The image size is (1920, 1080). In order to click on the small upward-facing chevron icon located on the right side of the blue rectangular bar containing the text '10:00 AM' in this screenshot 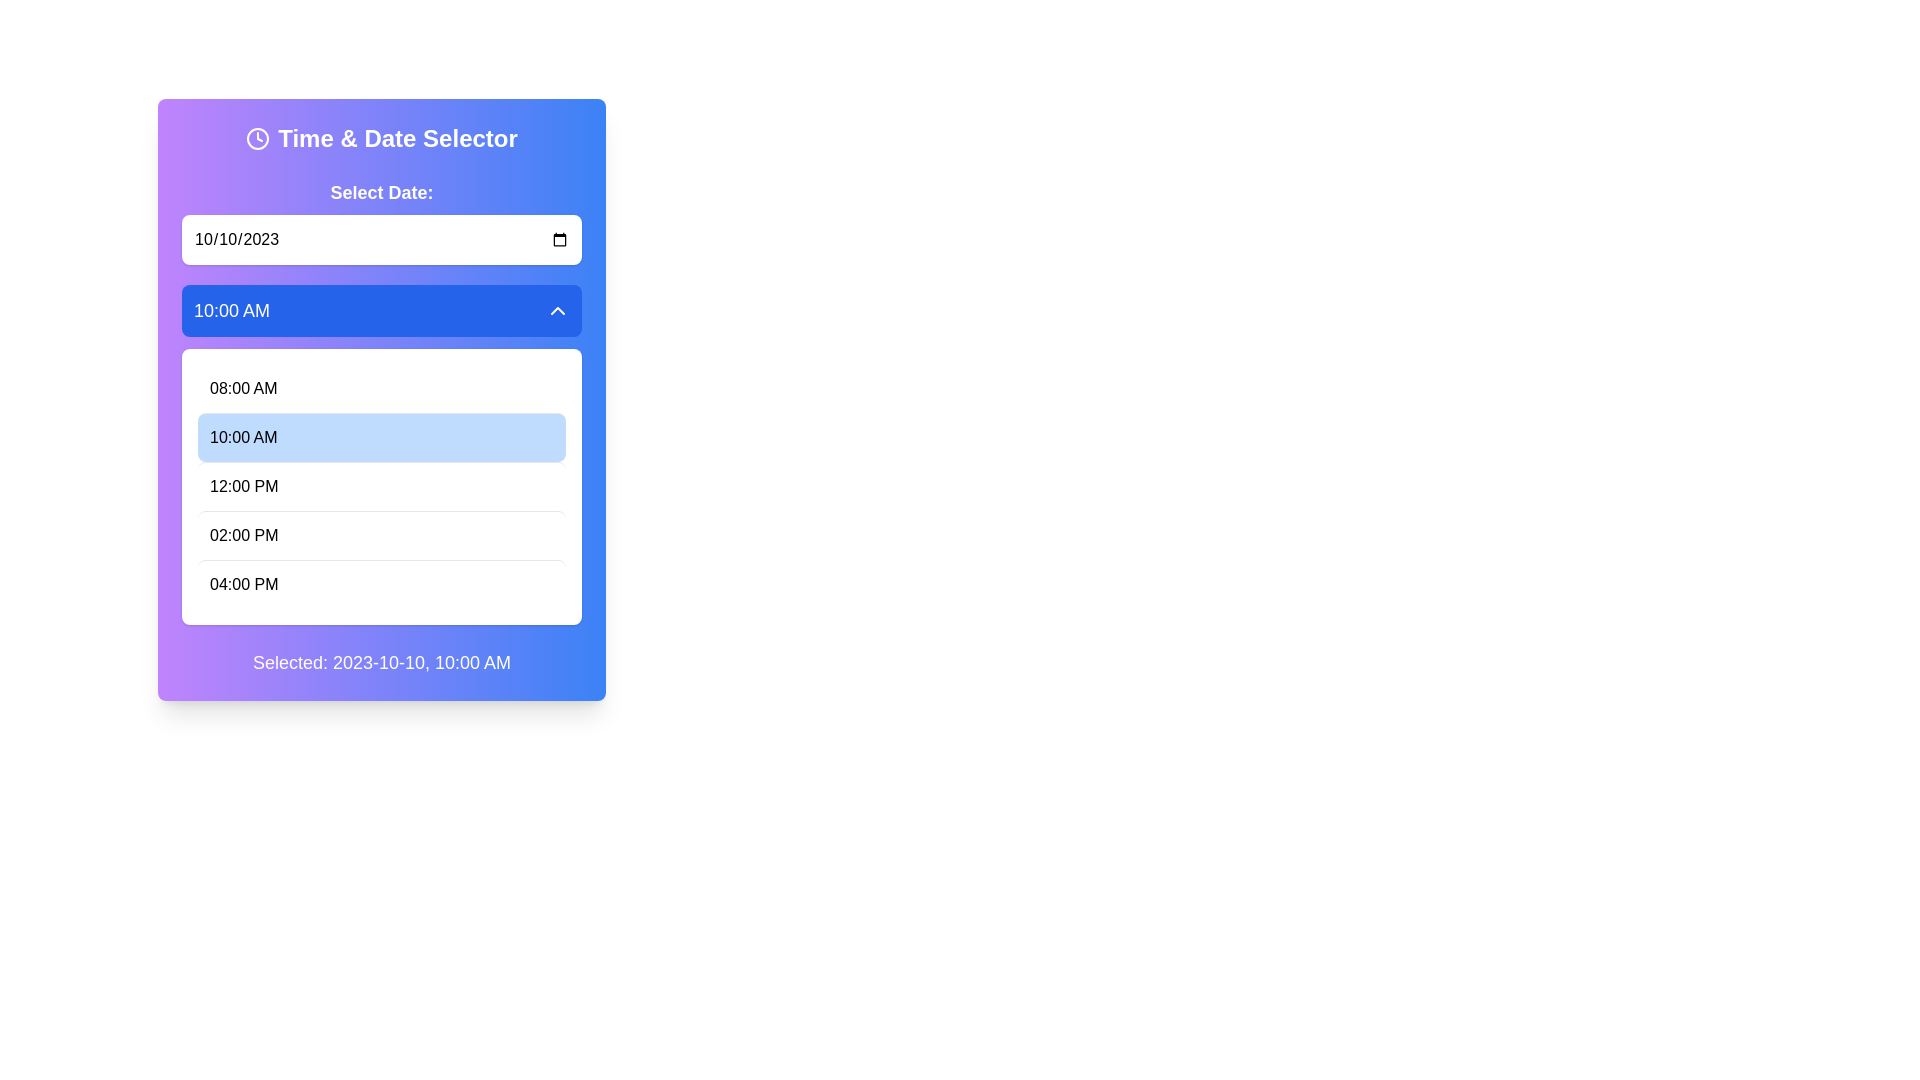, I will do `click(557, 311)`.